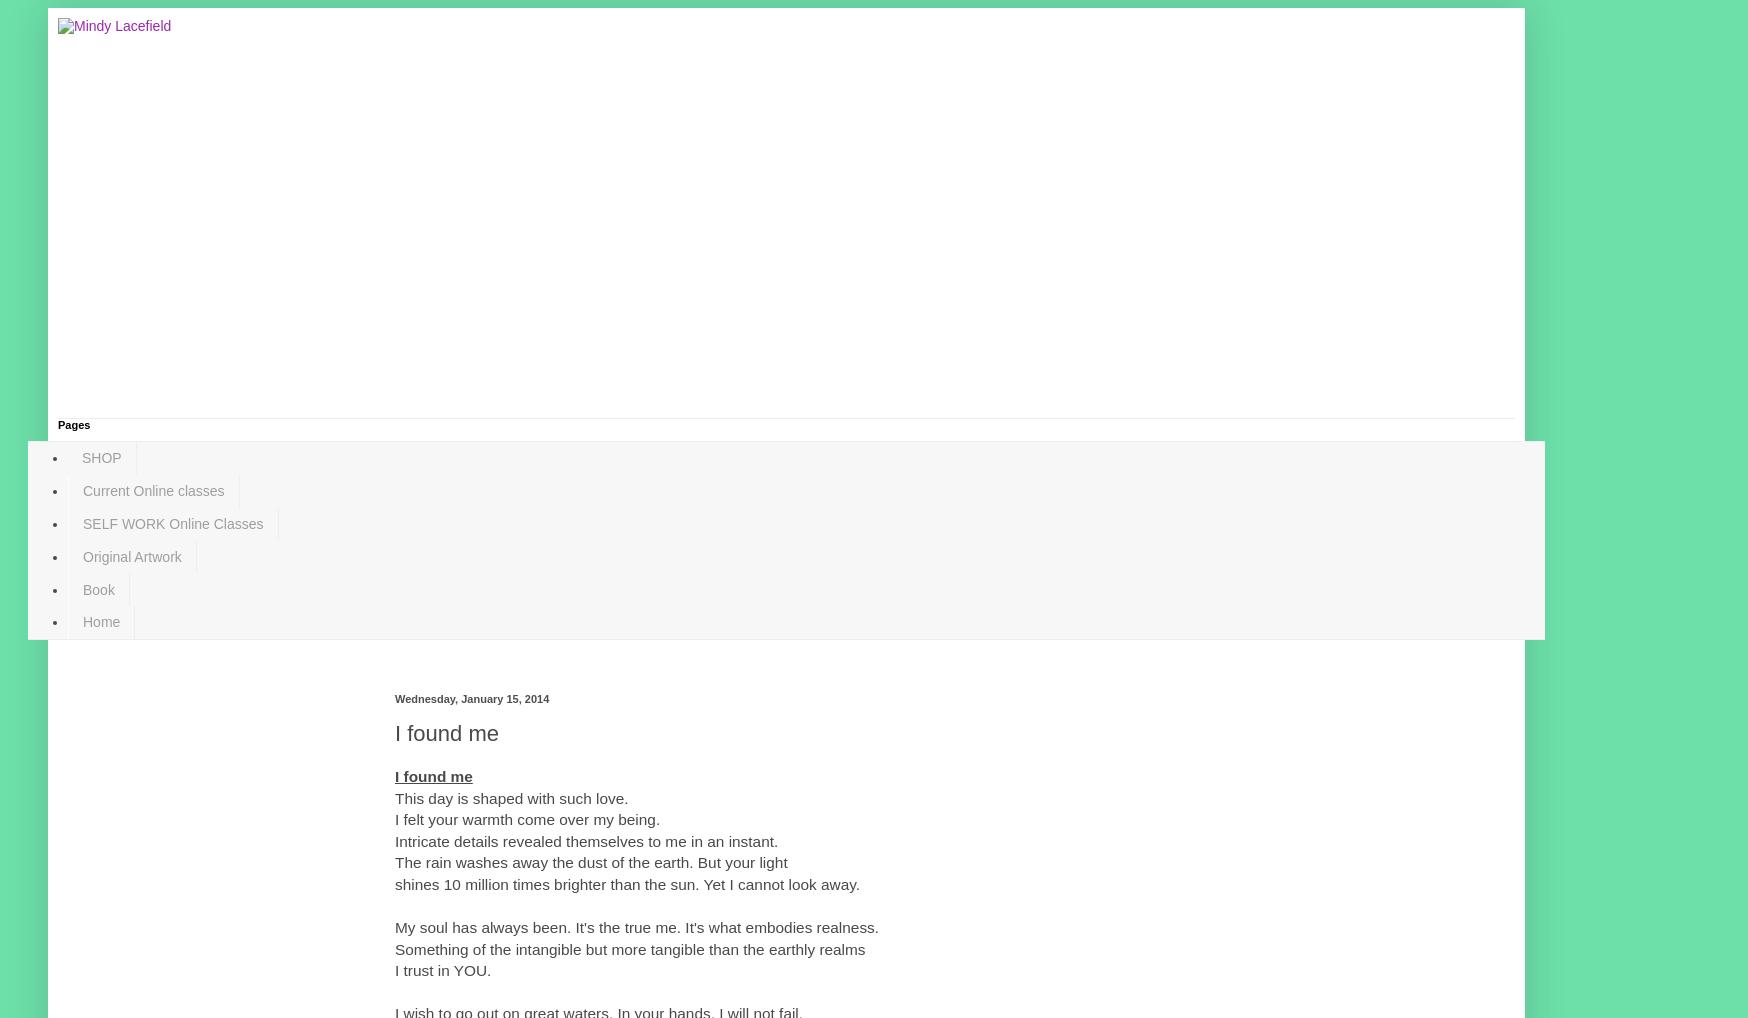 Image resolution: width=1748 pixels, height=1018 pixels. Describe the element at coordinates (72, 424) in the screenshot. I see `'Pages'` at that location.